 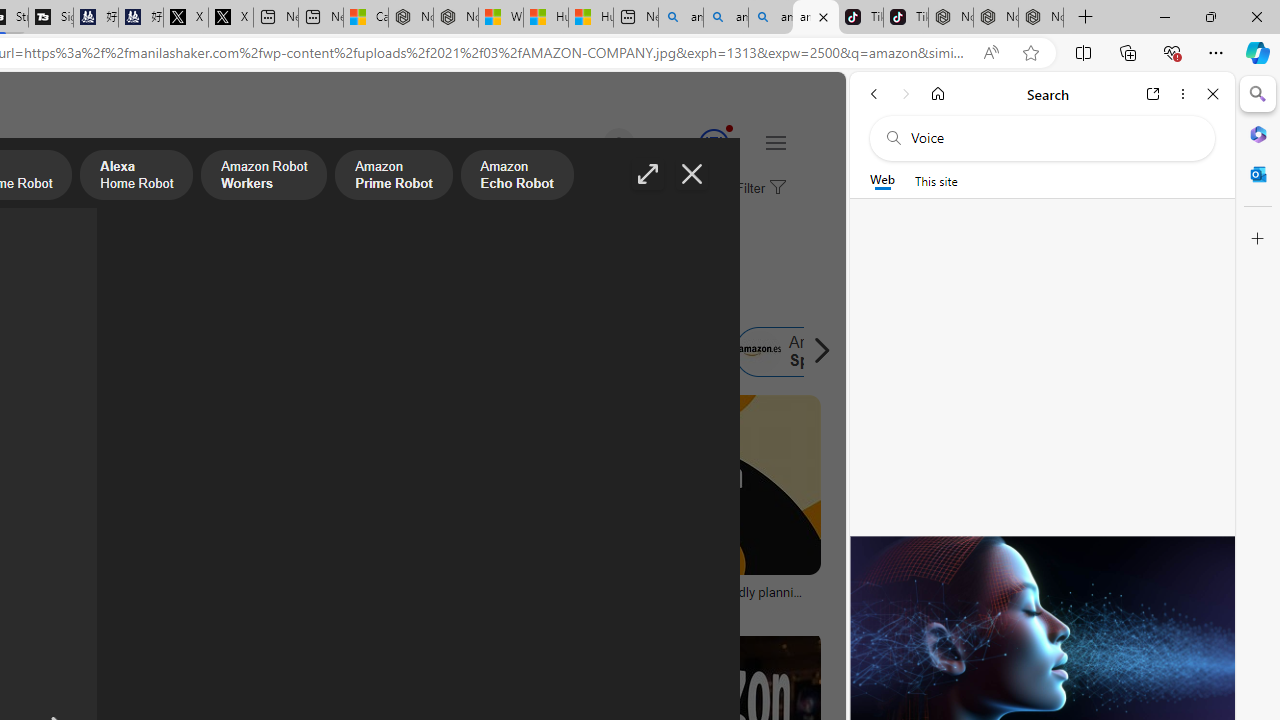 I want to click on 'Amazon Spain', so click(x=801, y=351).